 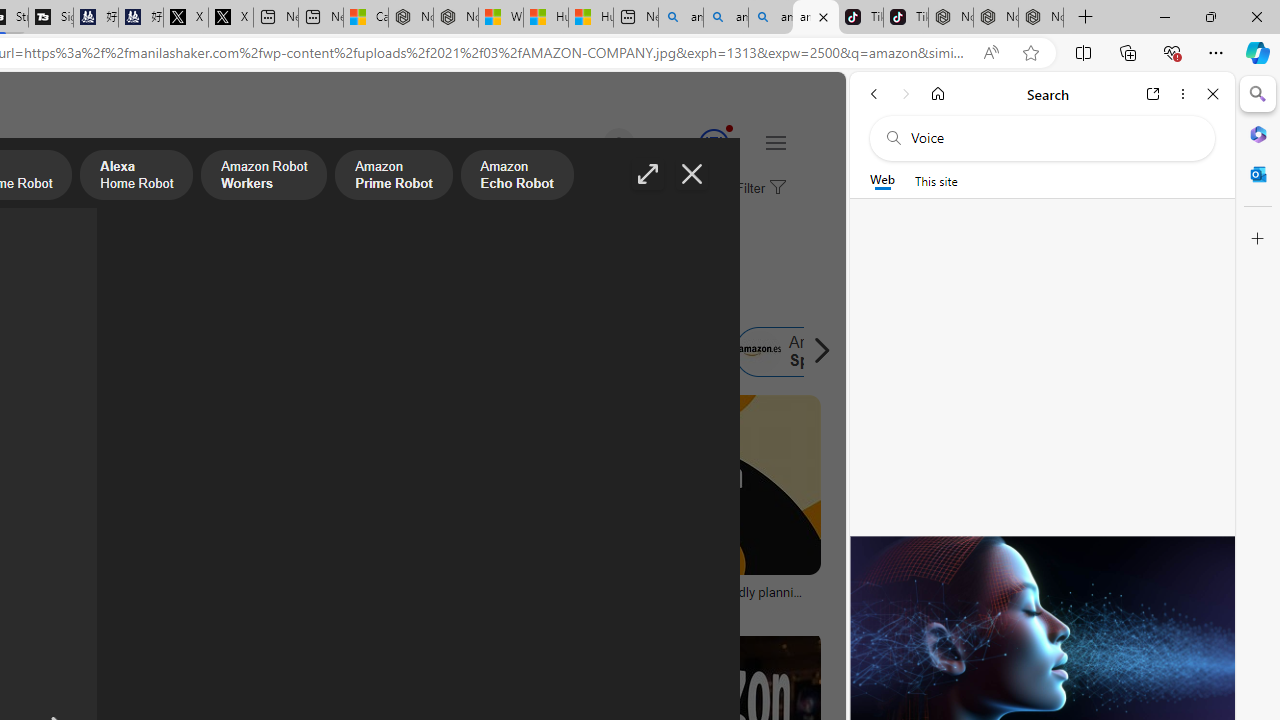 I want to click on 'Amazon Spain', so click(x=801, y=351).